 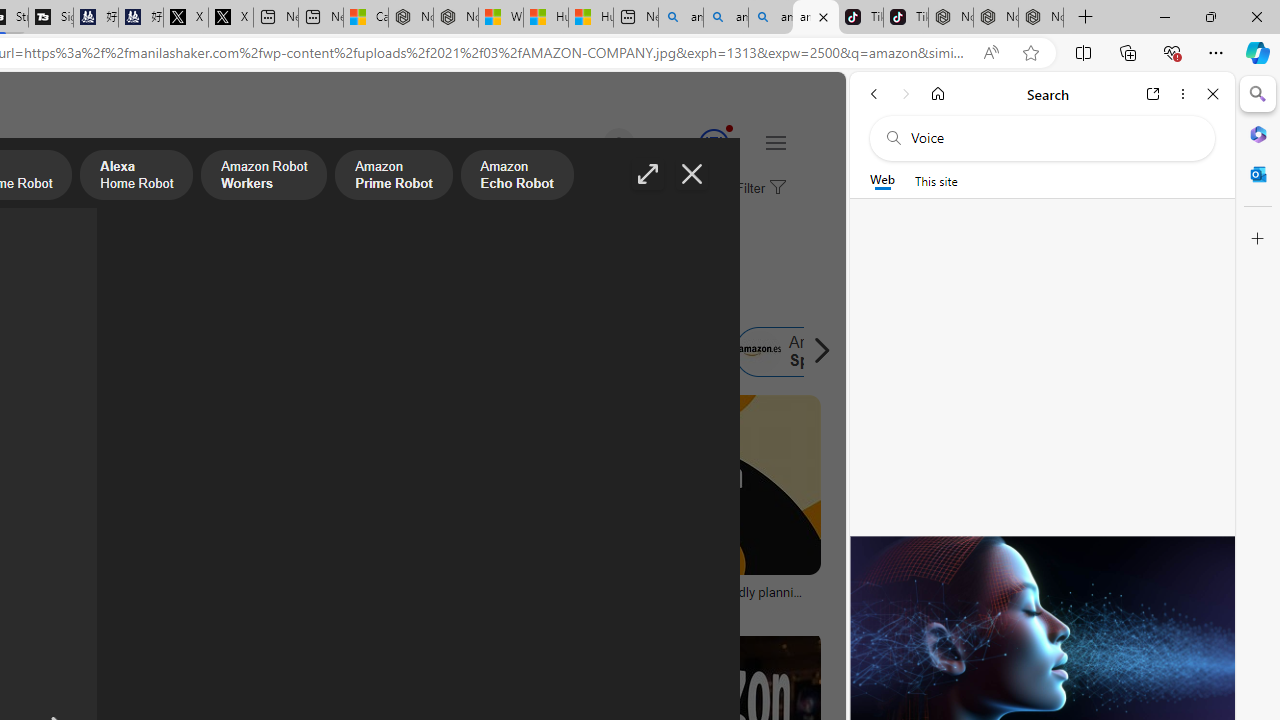 I want to click on 'Amazon Spain', so click(x=801, y=351).